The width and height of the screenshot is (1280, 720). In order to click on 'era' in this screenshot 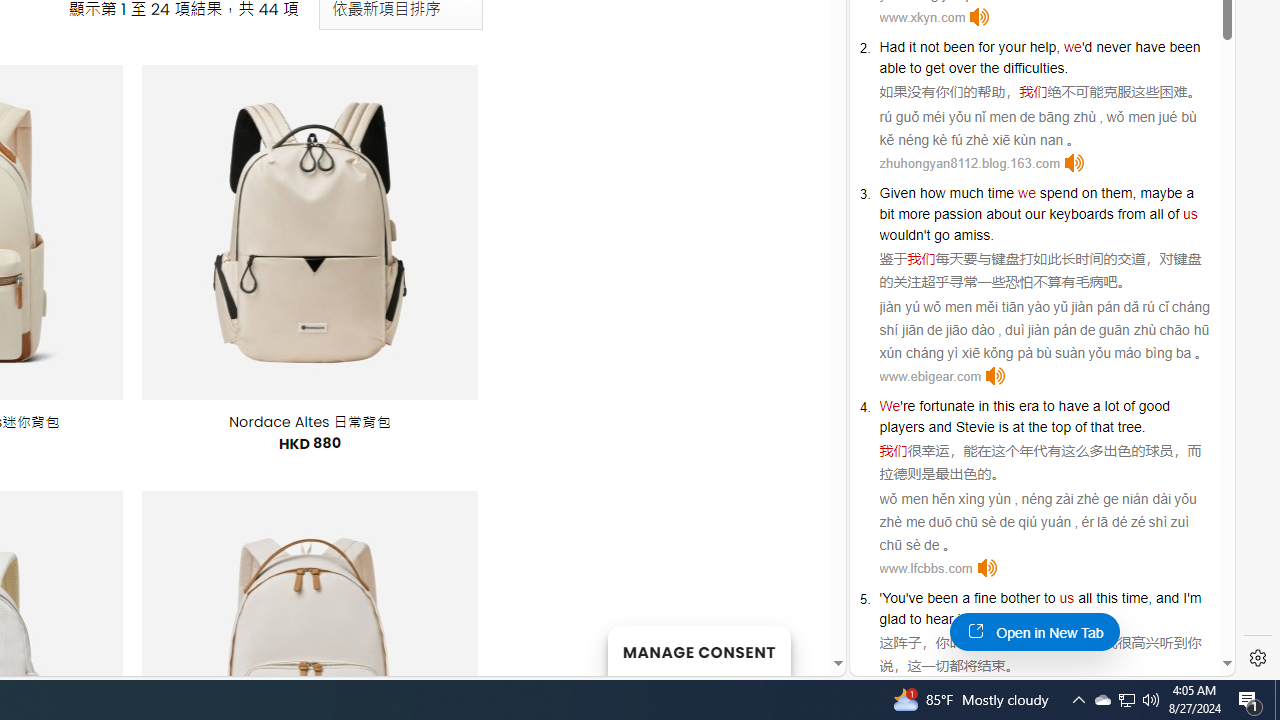, I will do `click(1028, 405)`.